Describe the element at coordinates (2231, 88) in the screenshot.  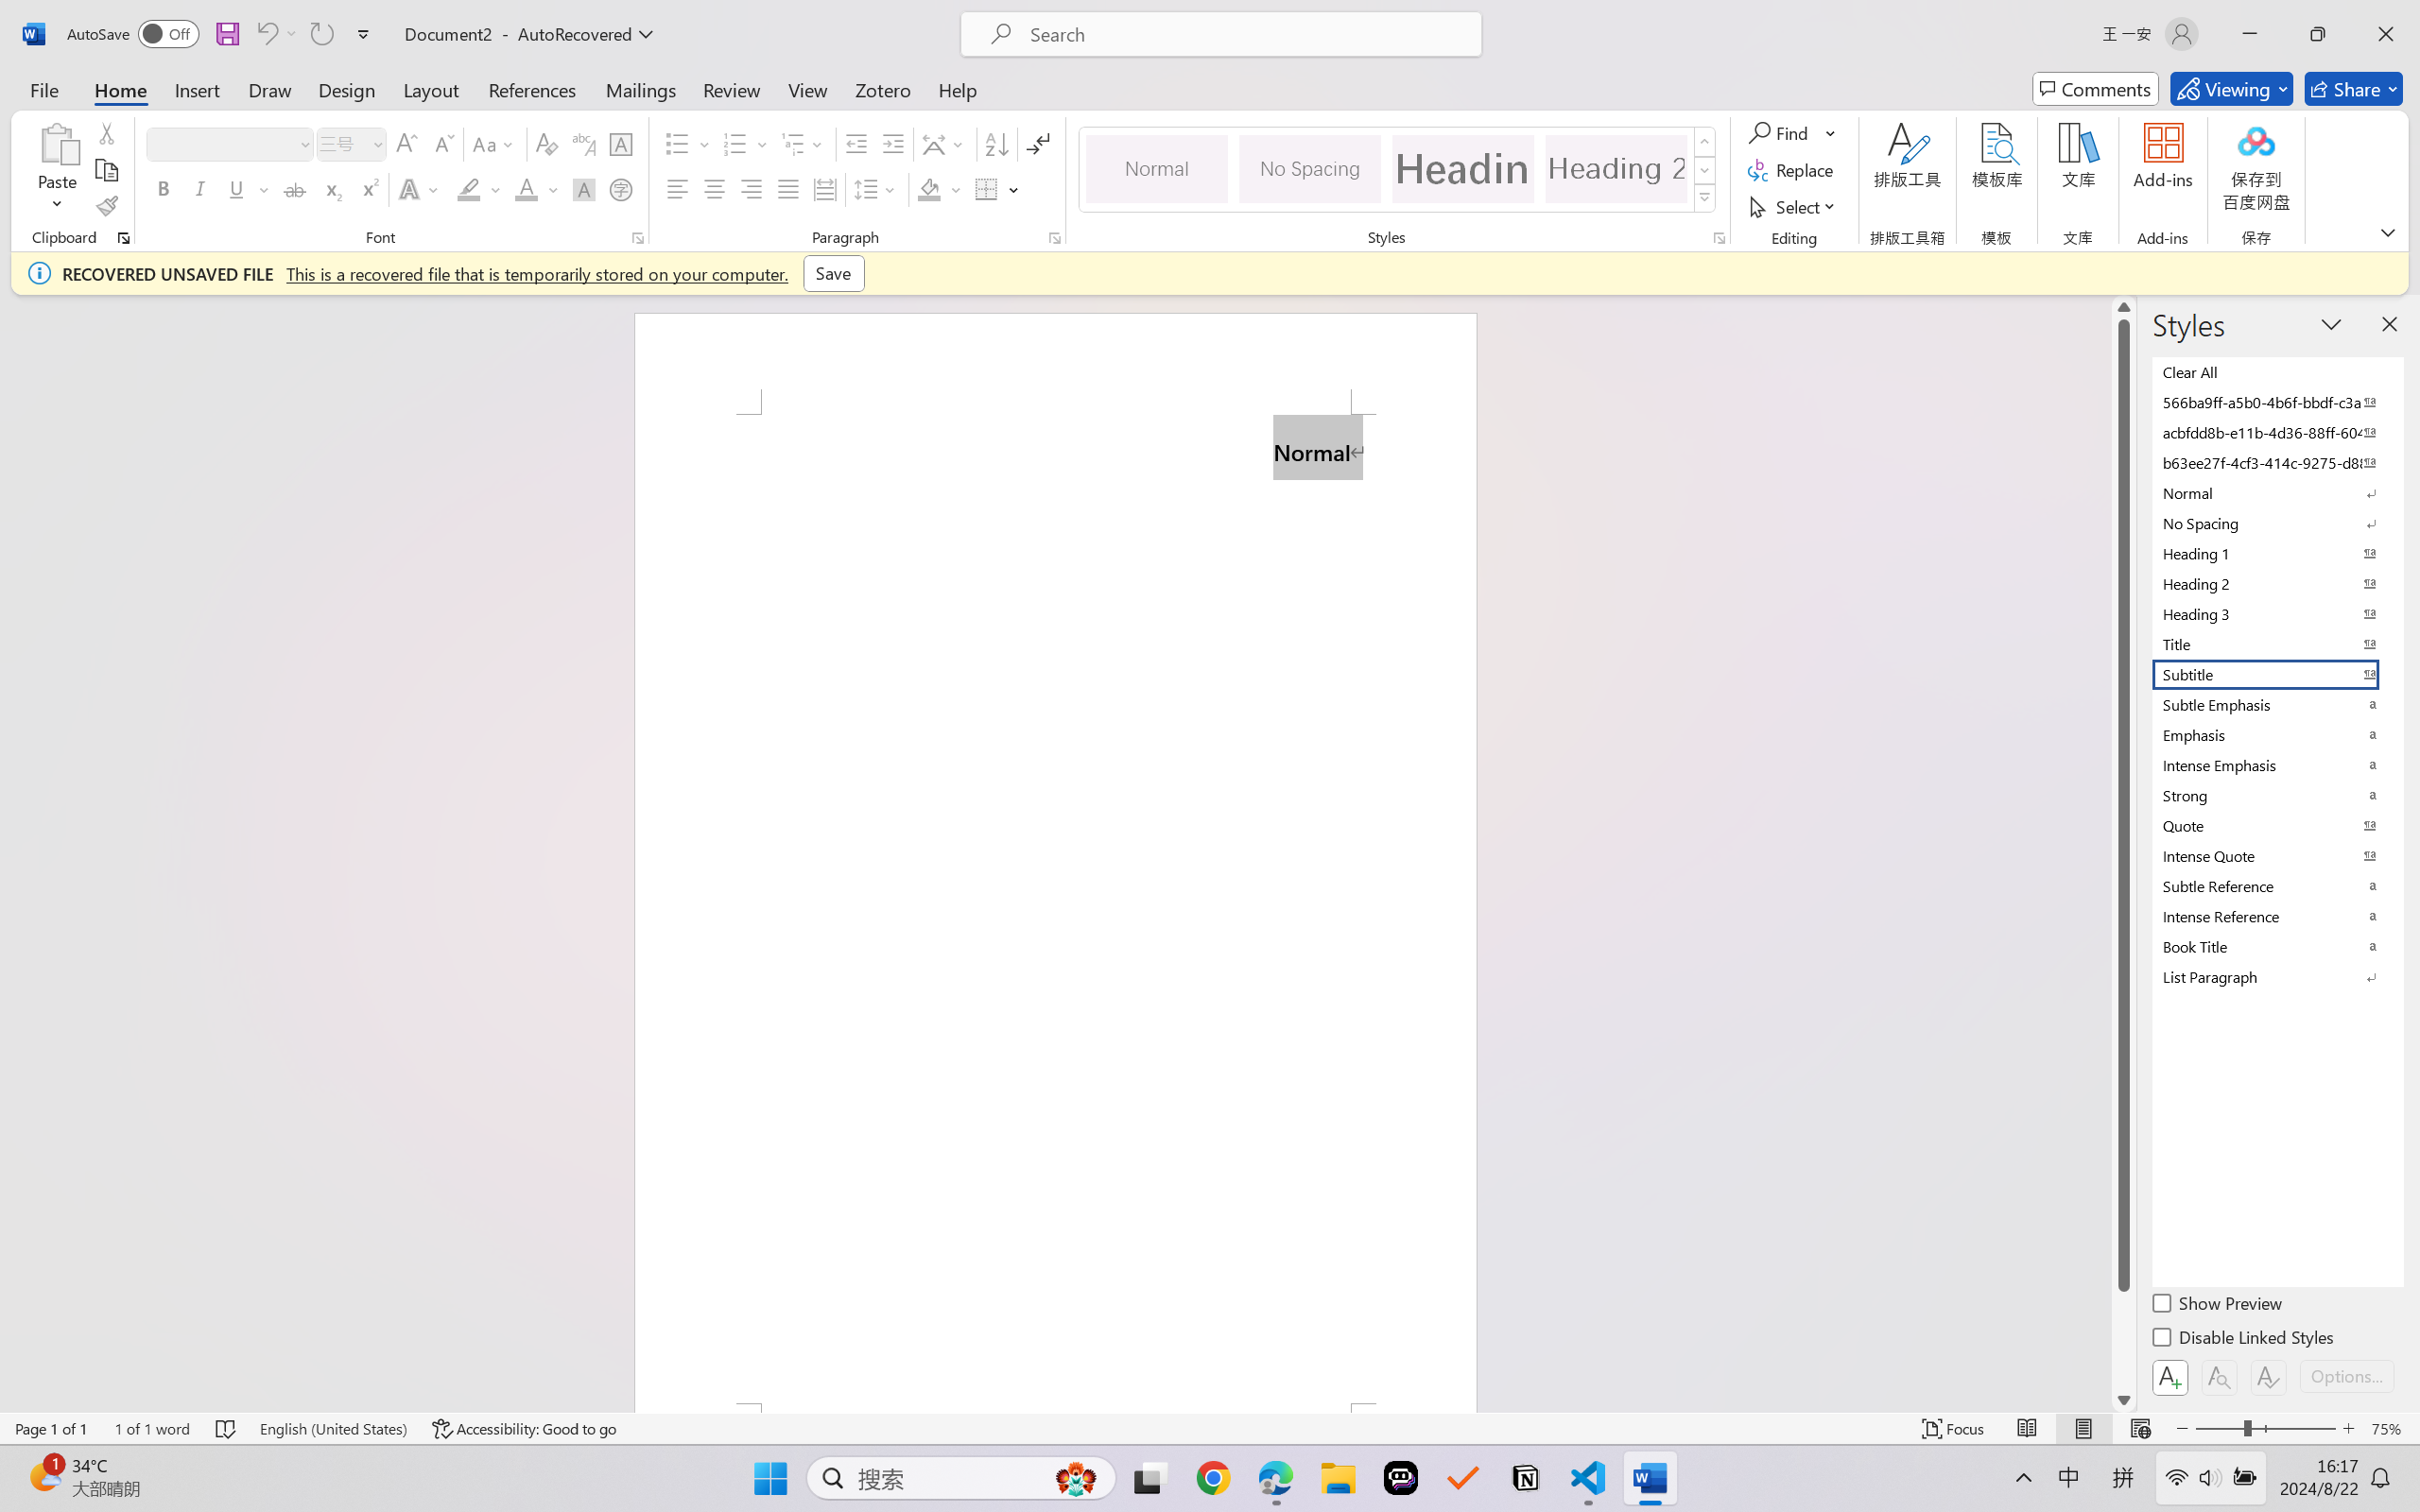
I see `'Mode'` at that location.